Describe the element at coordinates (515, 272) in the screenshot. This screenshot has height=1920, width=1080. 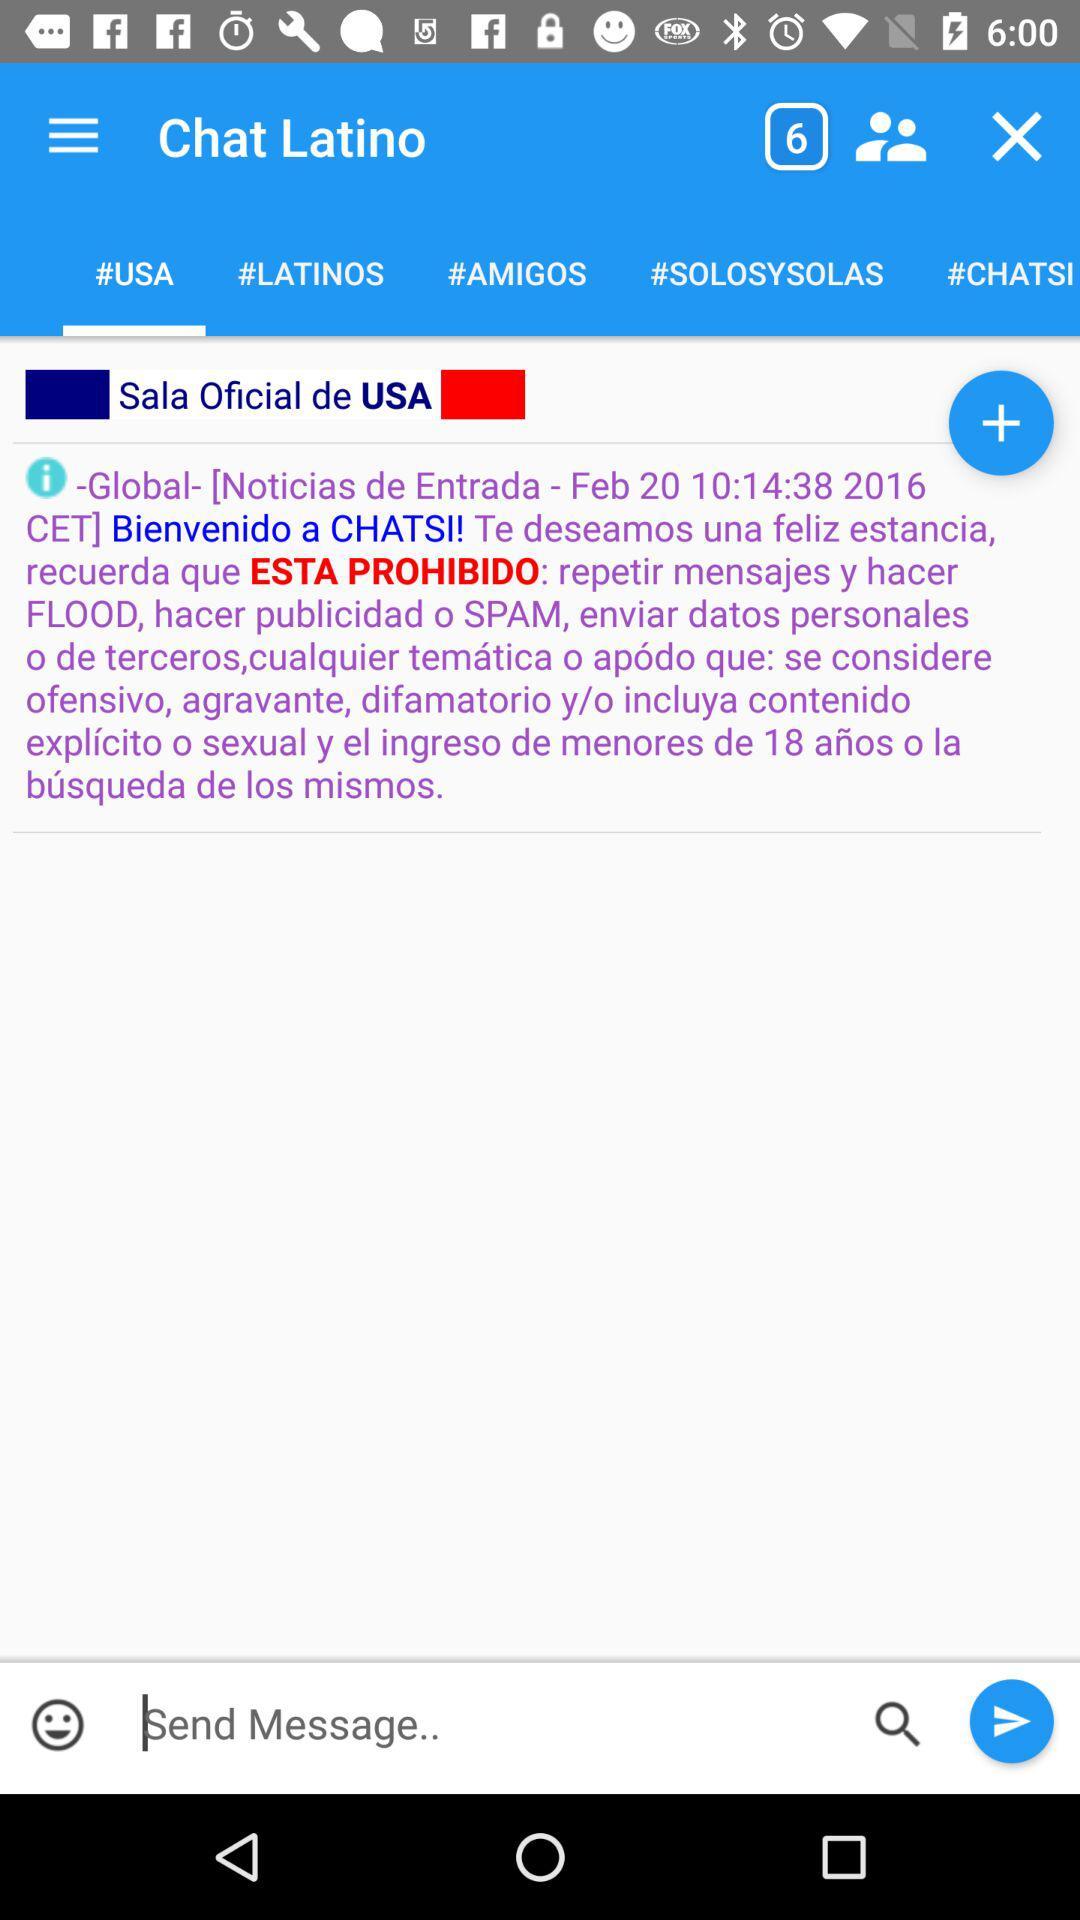
I see `the third option below text chat latino` at that location.